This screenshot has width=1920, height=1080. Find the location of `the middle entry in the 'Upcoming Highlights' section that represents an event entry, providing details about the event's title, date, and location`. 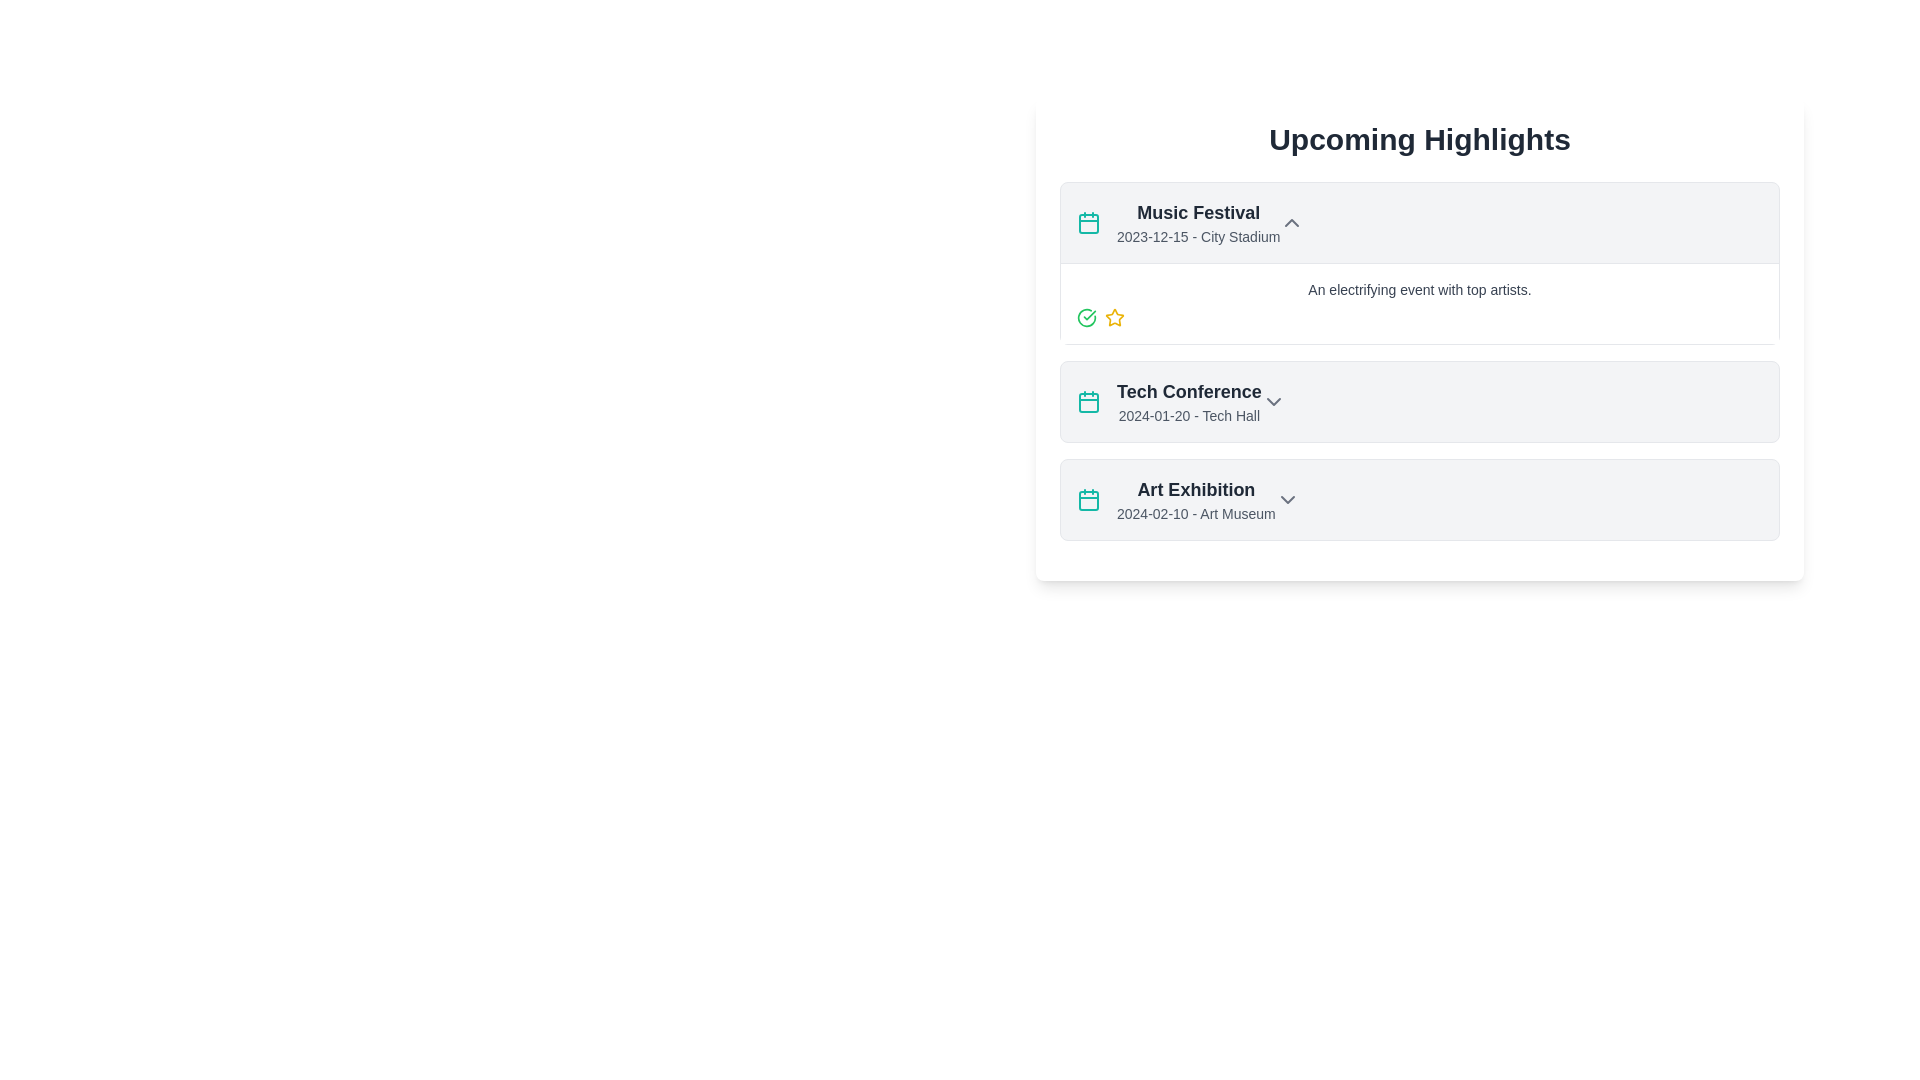

the middle entry in the 'Upcoming Highlights' section that represents an event entry, providing details about the event's title, date, and location is located at coordinates (1419, 401).